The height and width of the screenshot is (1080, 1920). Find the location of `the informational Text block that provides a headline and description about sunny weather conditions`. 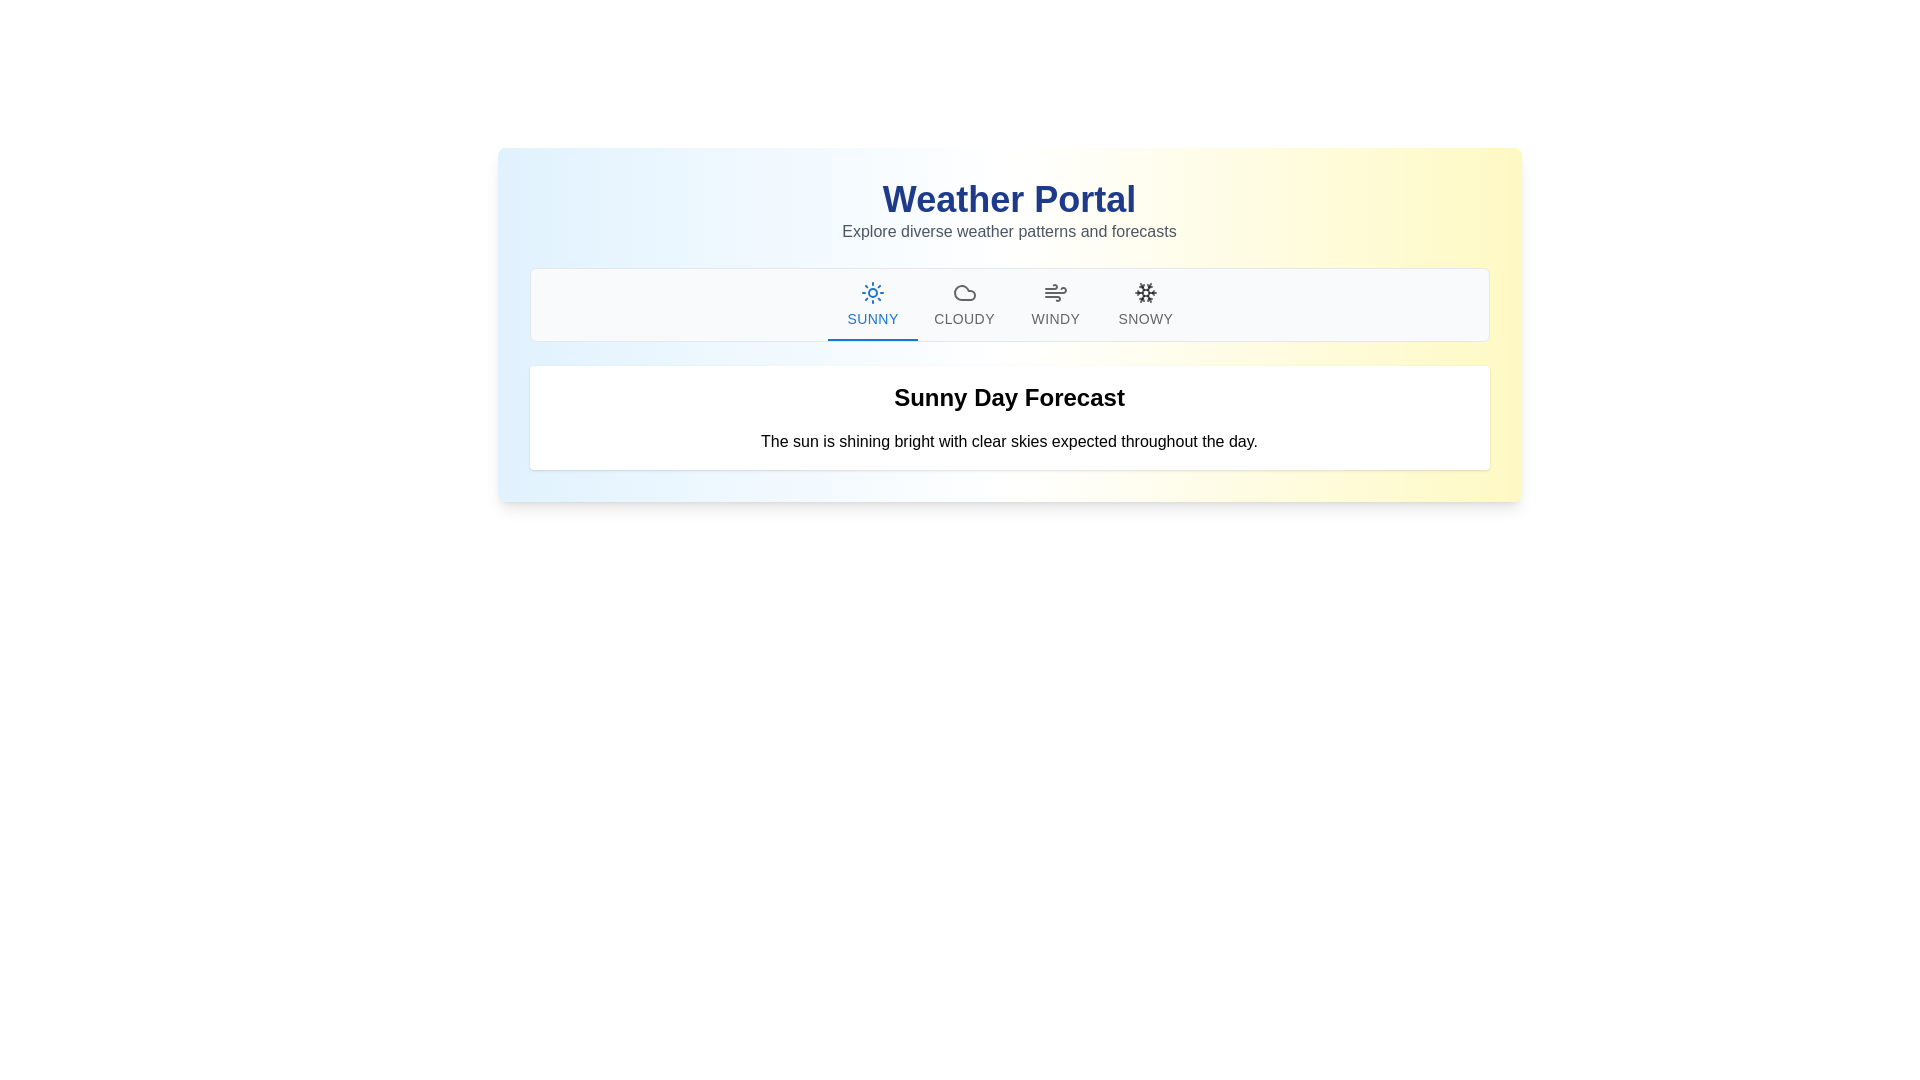

the informational Text block that provides a headline and description about sunny weather conditions is located at coordinates (1009, 416).